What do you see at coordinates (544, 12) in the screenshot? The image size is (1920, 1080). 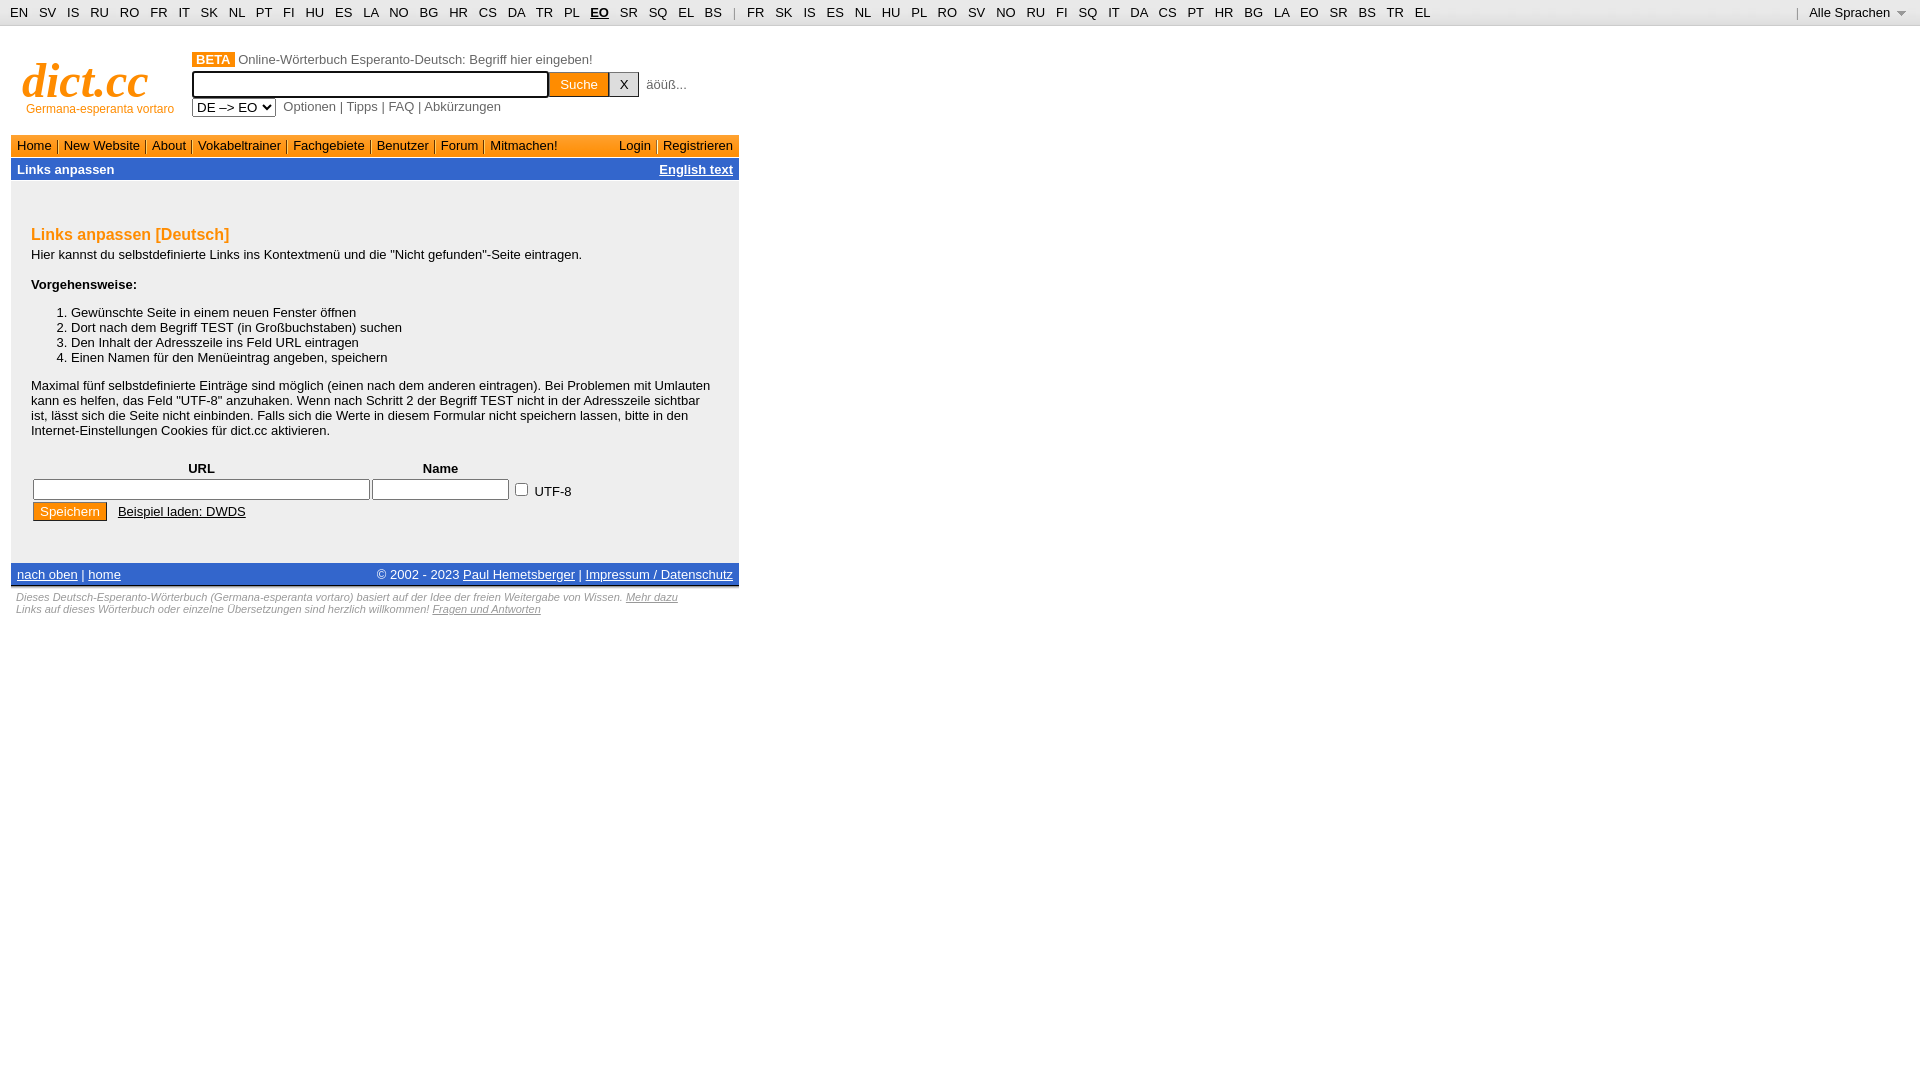 I see `'TR'` at bounding box center [544, 12].